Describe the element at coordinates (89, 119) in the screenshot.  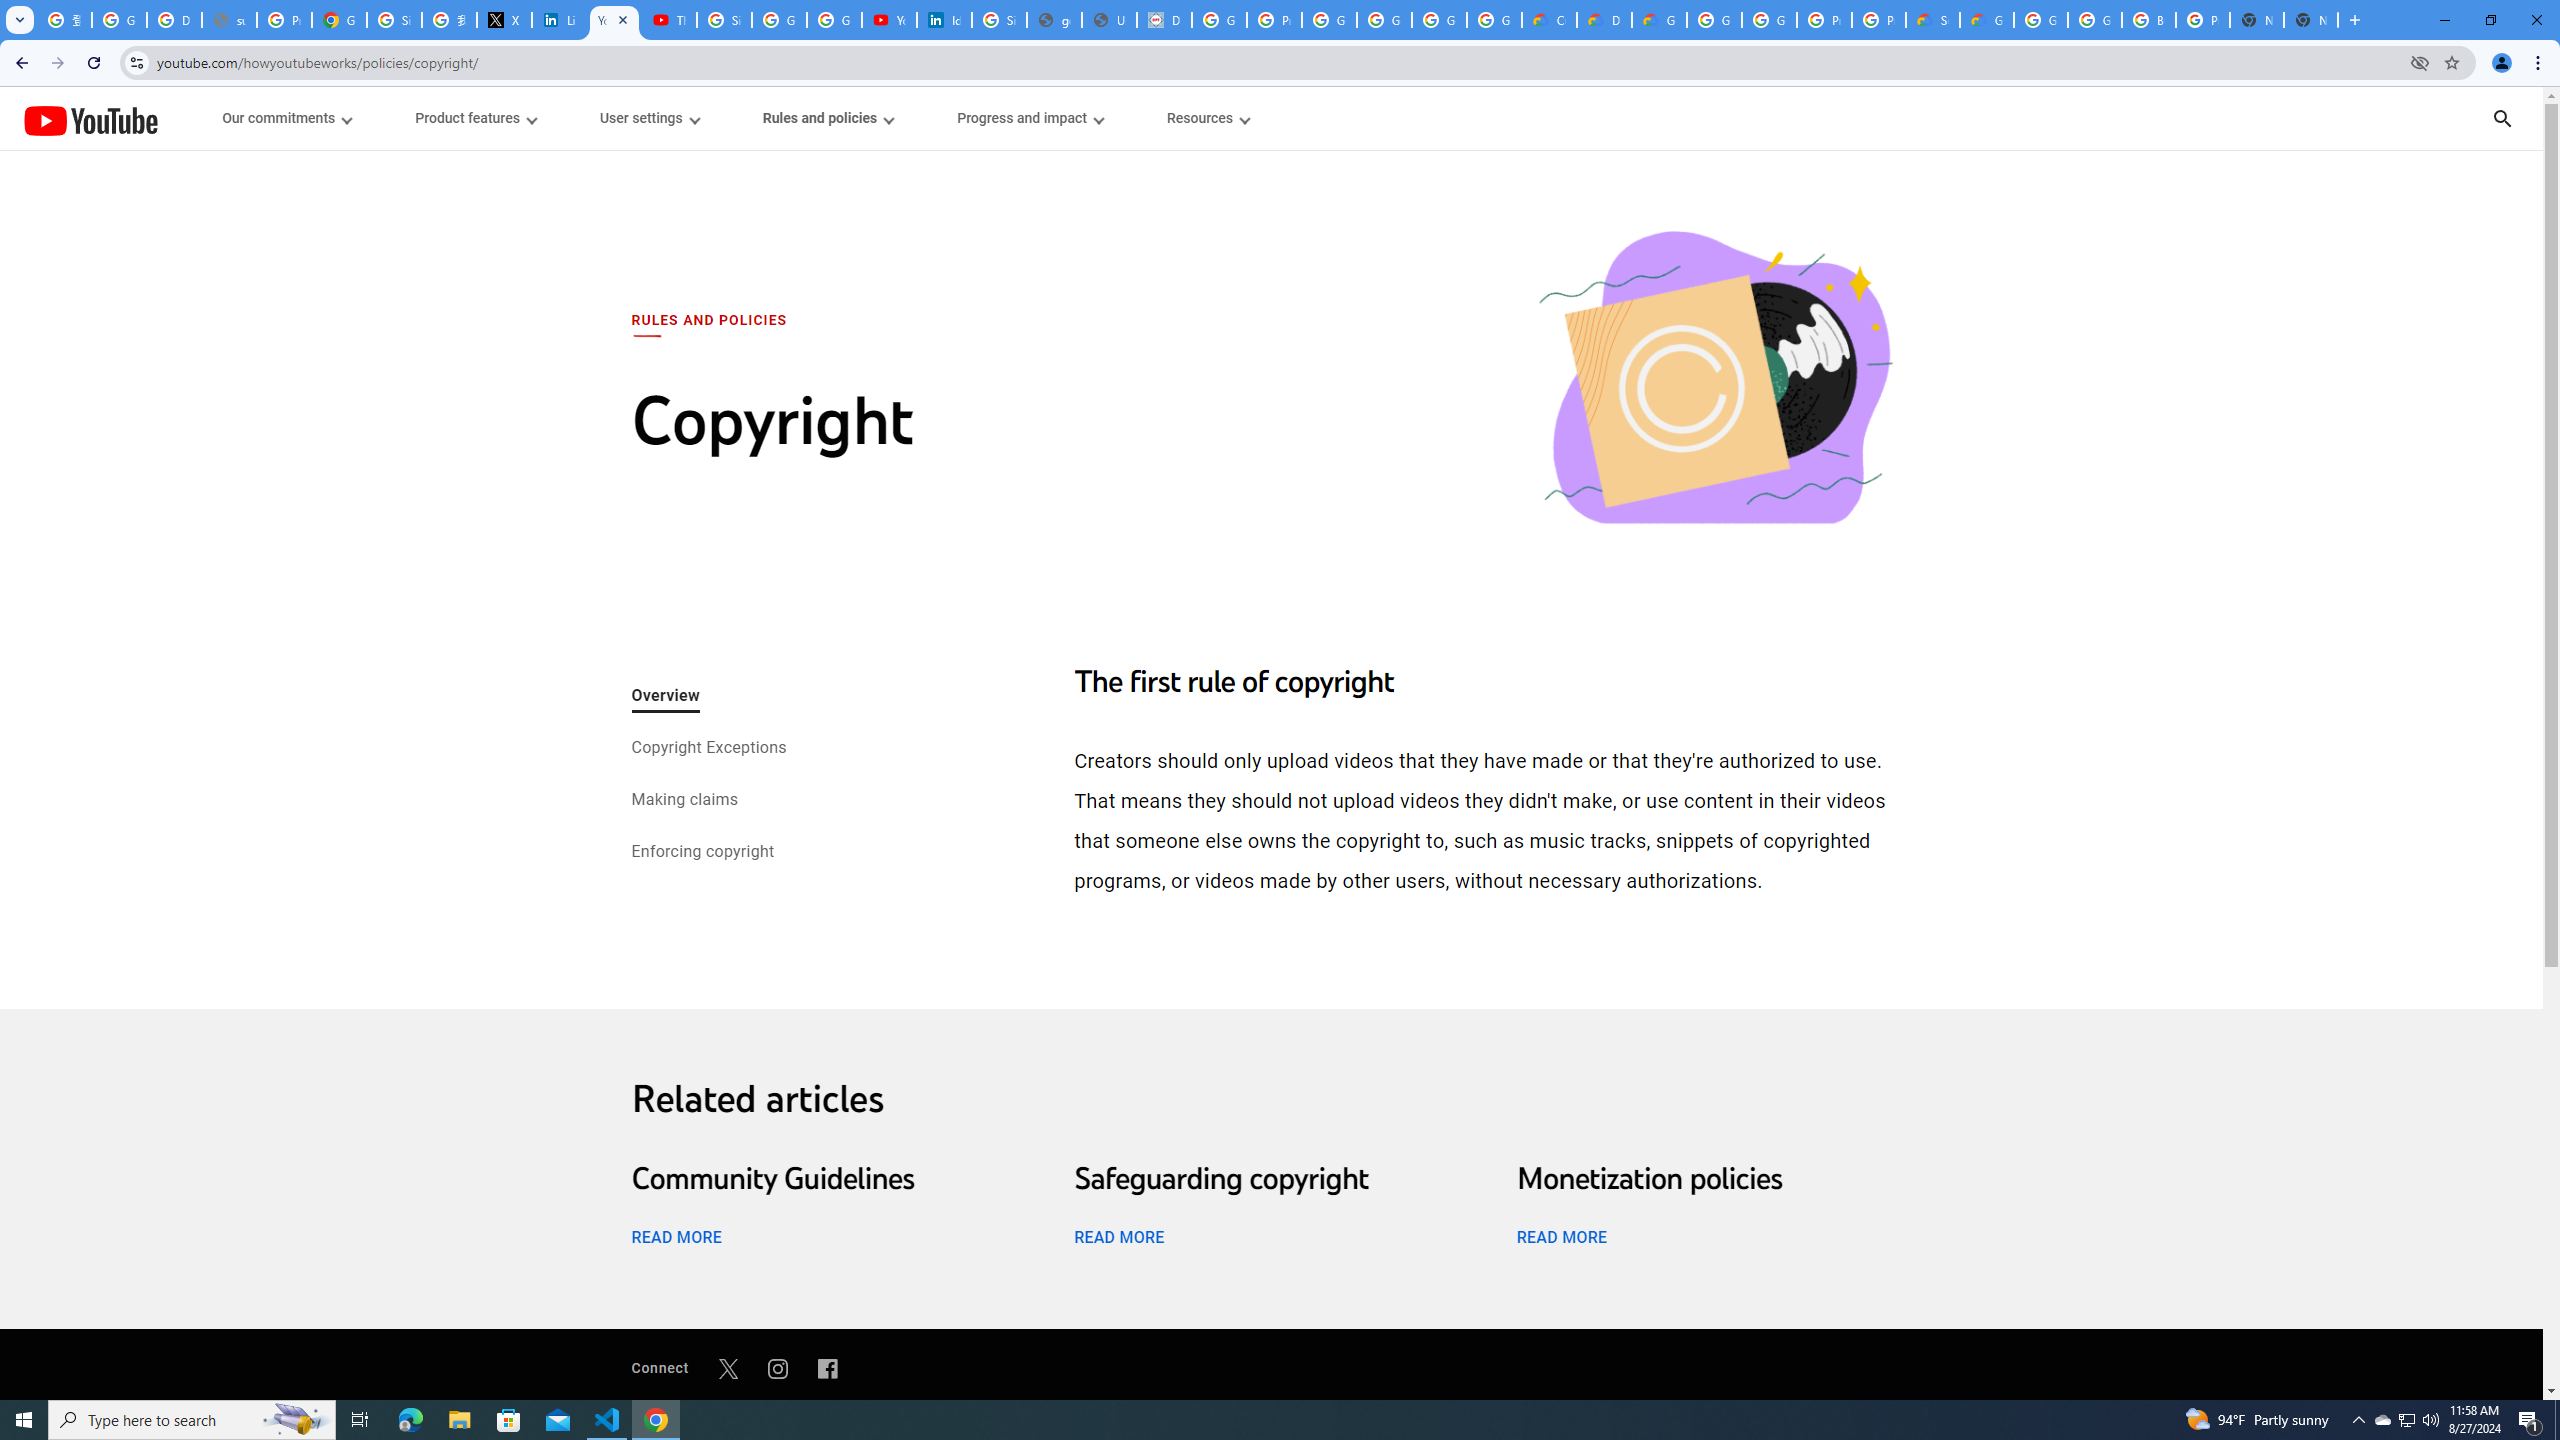
I see `'YouTube'` at that location.